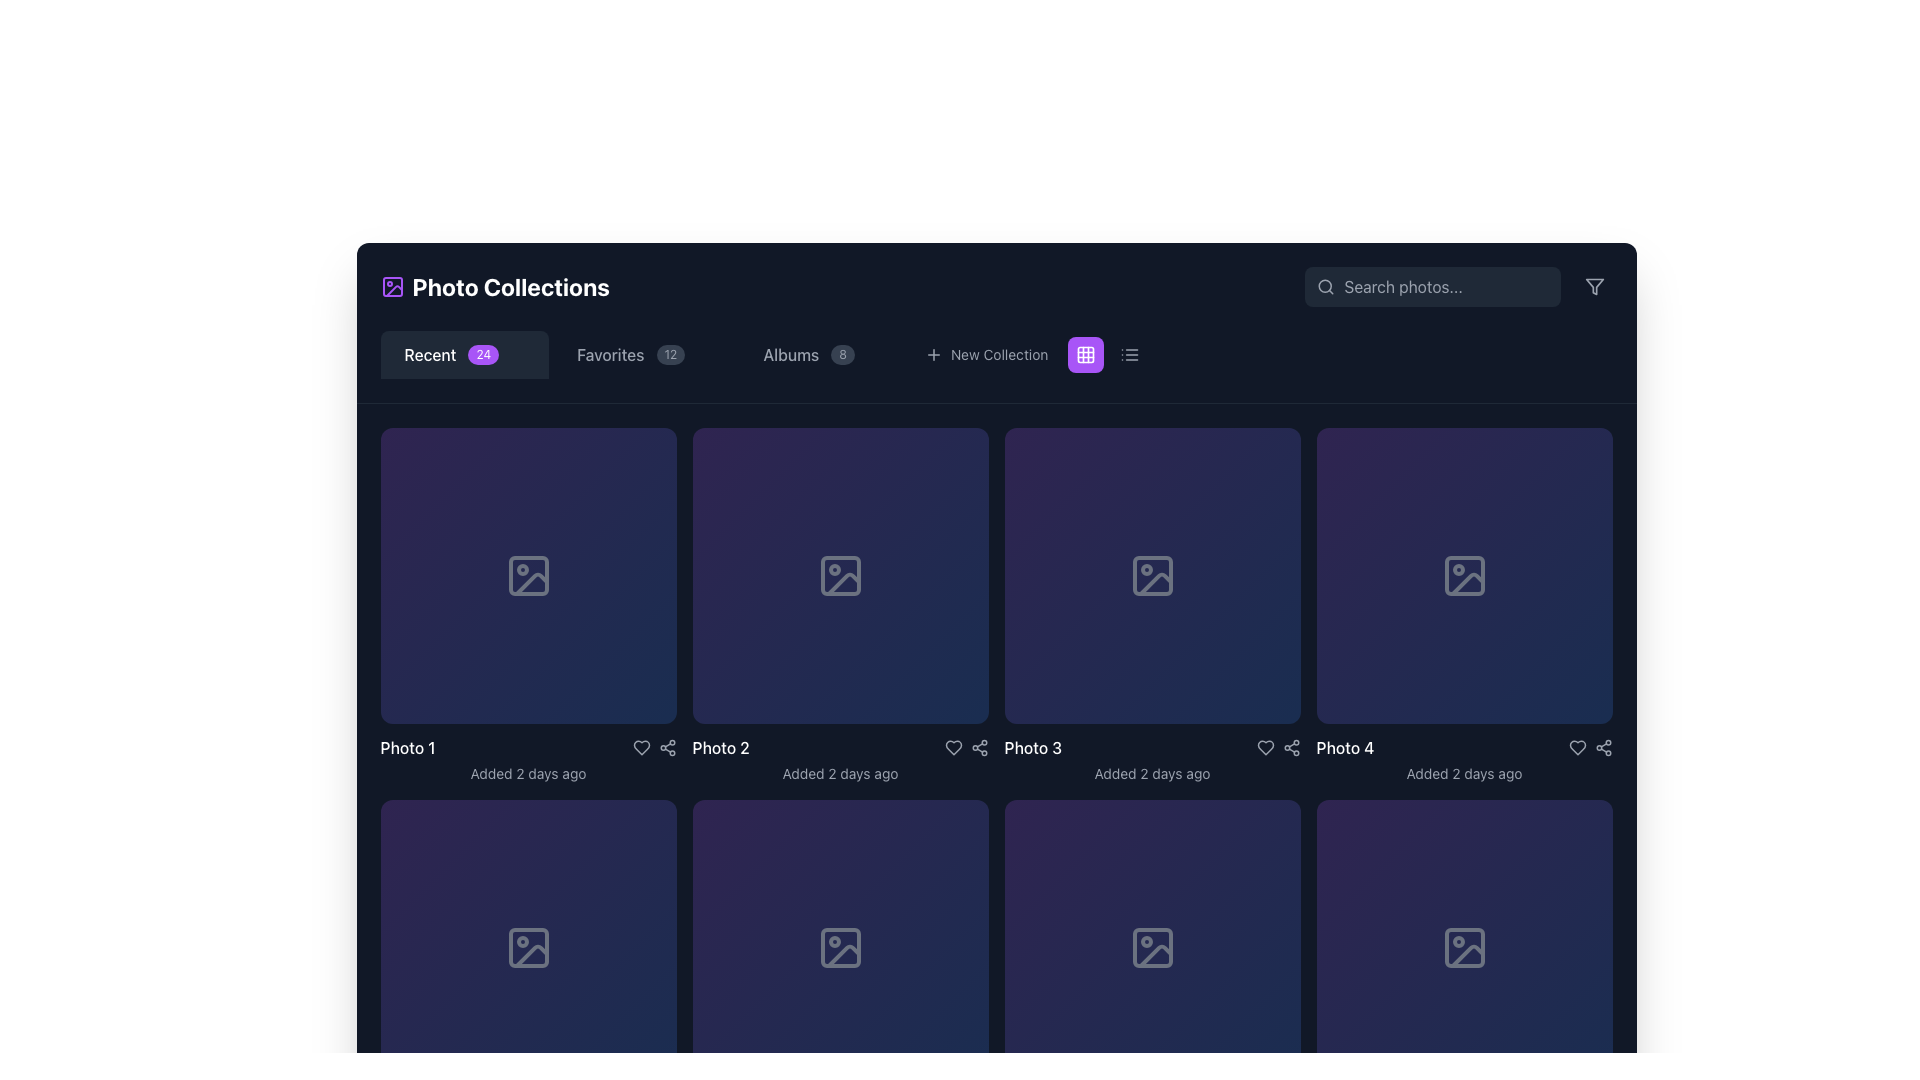 The height and width of the screenshot is (1080, 1920). Describe the element at coordinates (1464, 947) in the screenshot. I see `the download icon located in the bottom-right corner of the image frame to initiate the download` at that location.